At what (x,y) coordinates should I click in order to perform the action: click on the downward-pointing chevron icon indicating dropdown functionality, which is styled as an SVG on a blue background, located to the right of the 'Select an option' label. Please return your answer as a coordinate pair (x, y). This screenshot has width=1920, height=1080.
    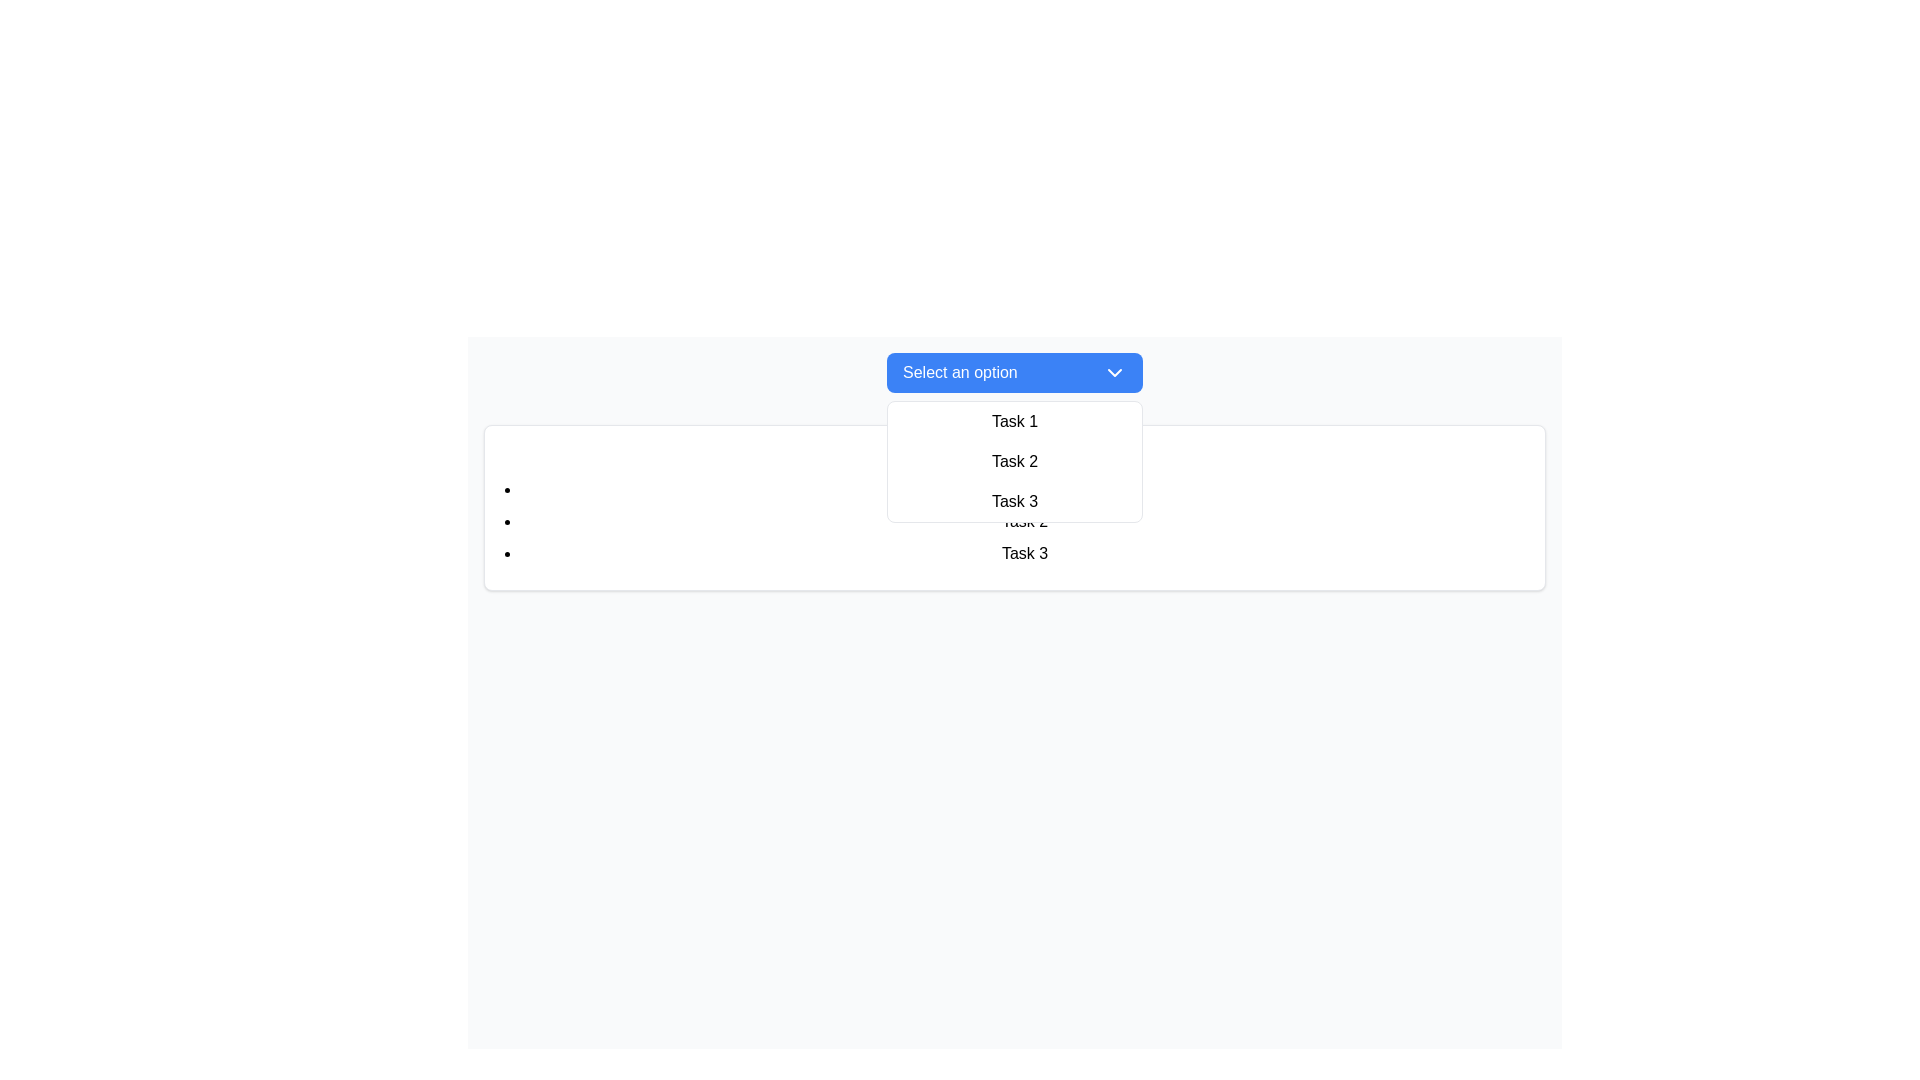
    Looking at the image, I should click on (1113, 373).